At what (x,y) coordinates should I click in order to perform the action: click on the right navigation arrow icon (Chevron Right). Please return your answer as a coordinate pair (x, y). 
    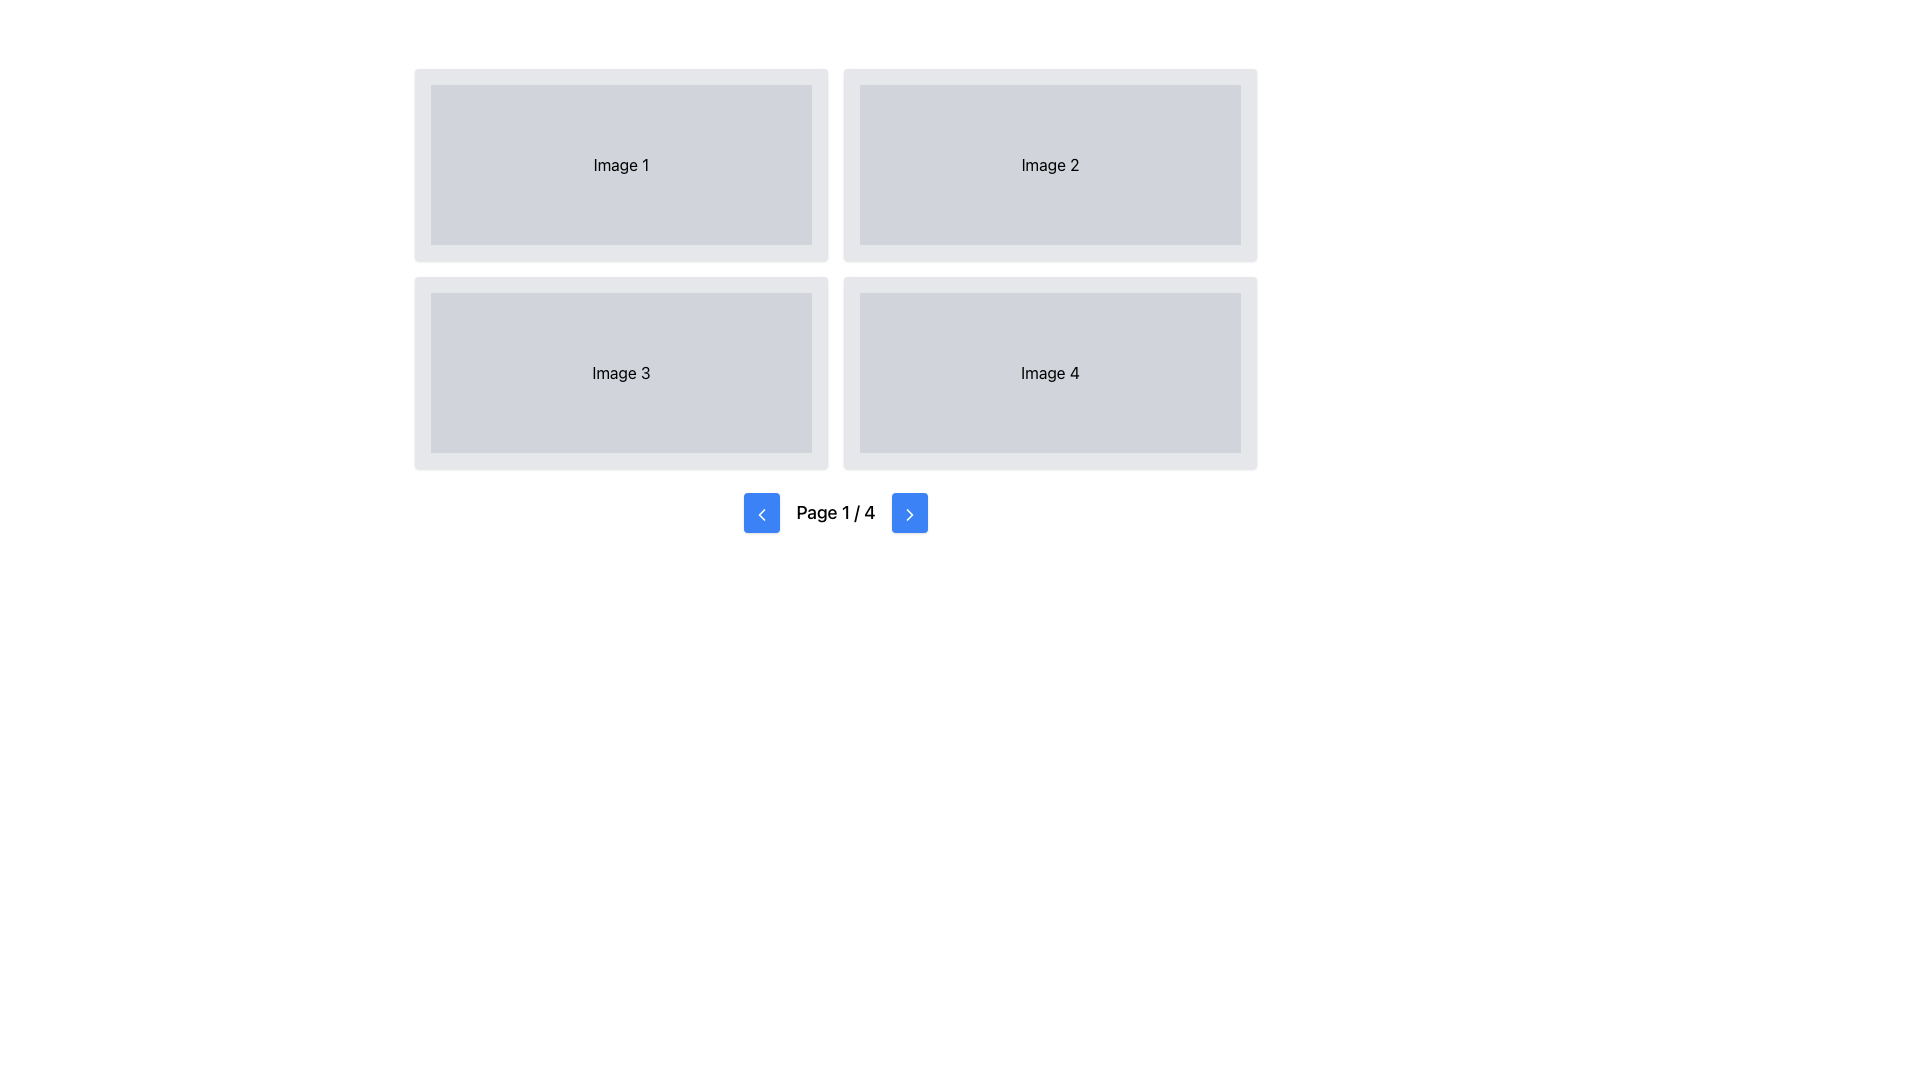
    Looking at the image, I should click on (908, 513).